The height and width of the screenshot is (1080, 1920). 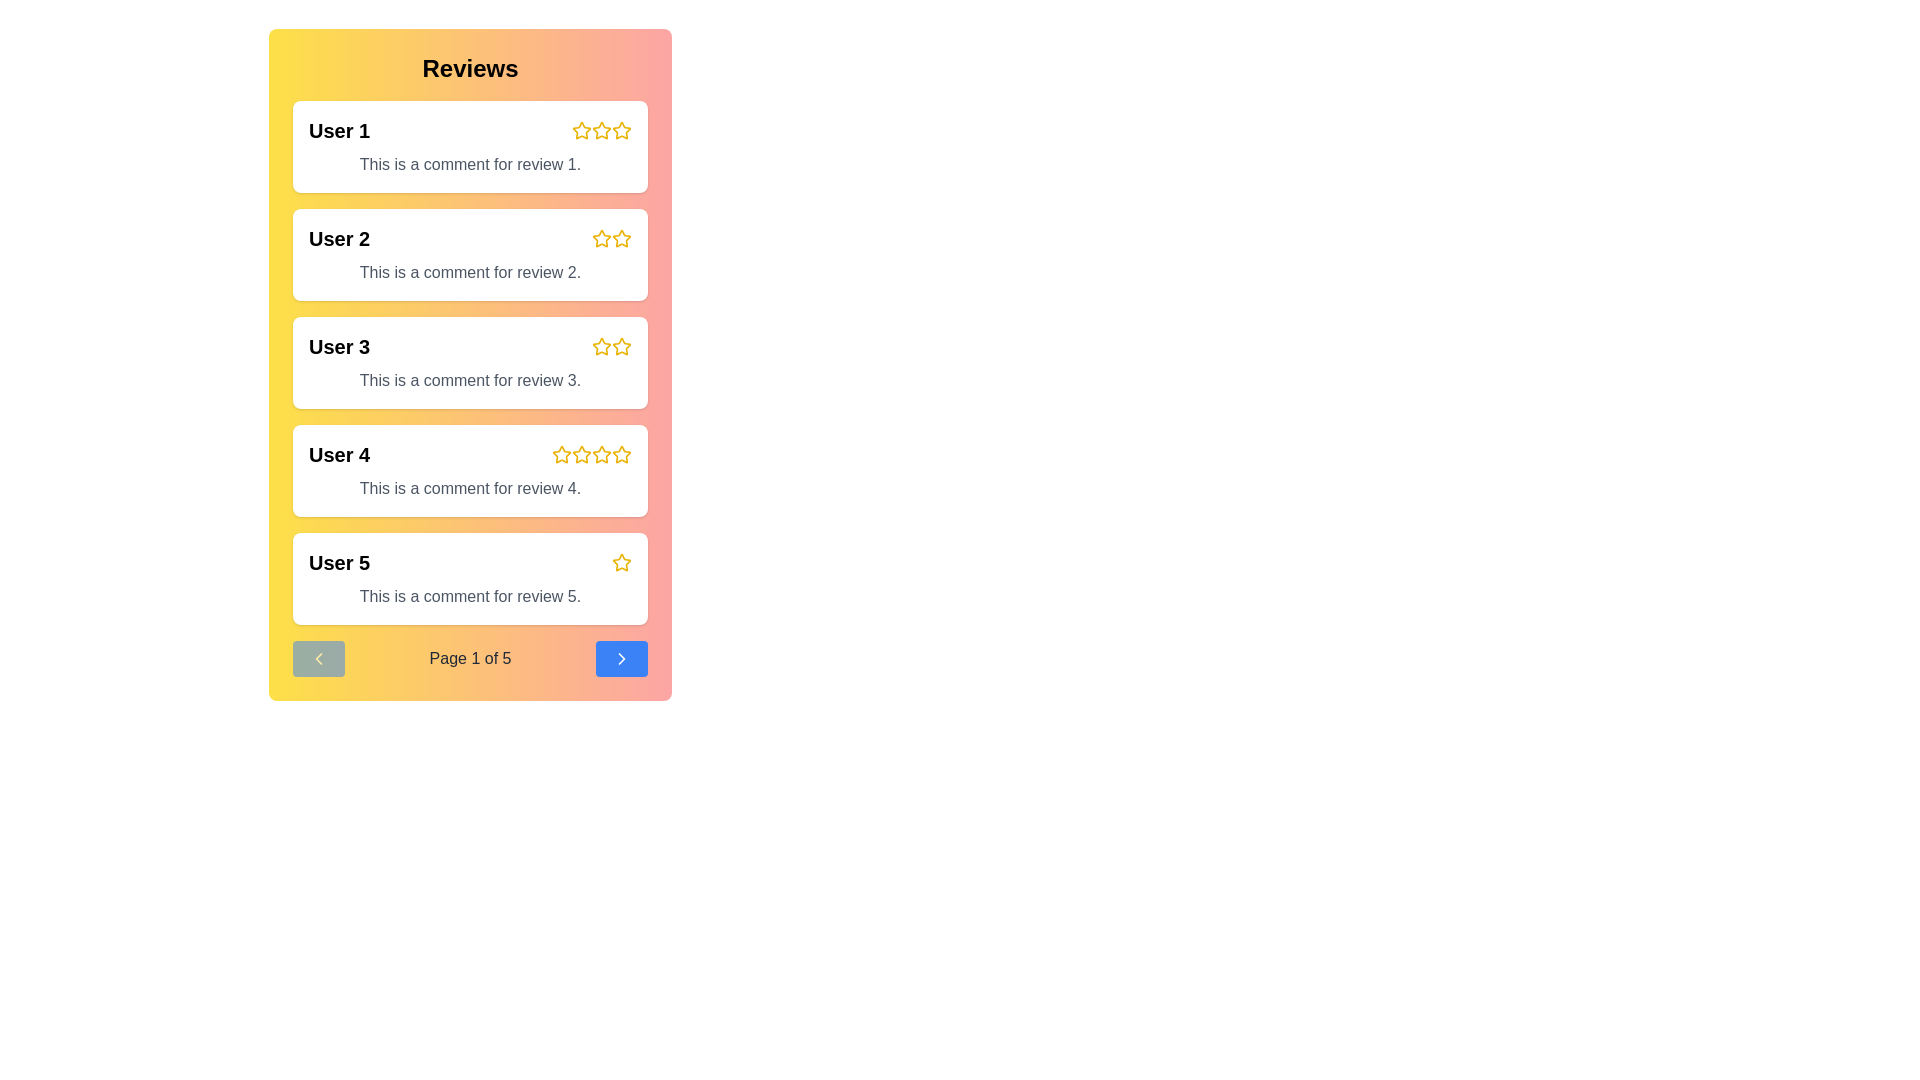 I want to click on the second star icon in the rating section for 'User 2', so click(x=621, y=238).